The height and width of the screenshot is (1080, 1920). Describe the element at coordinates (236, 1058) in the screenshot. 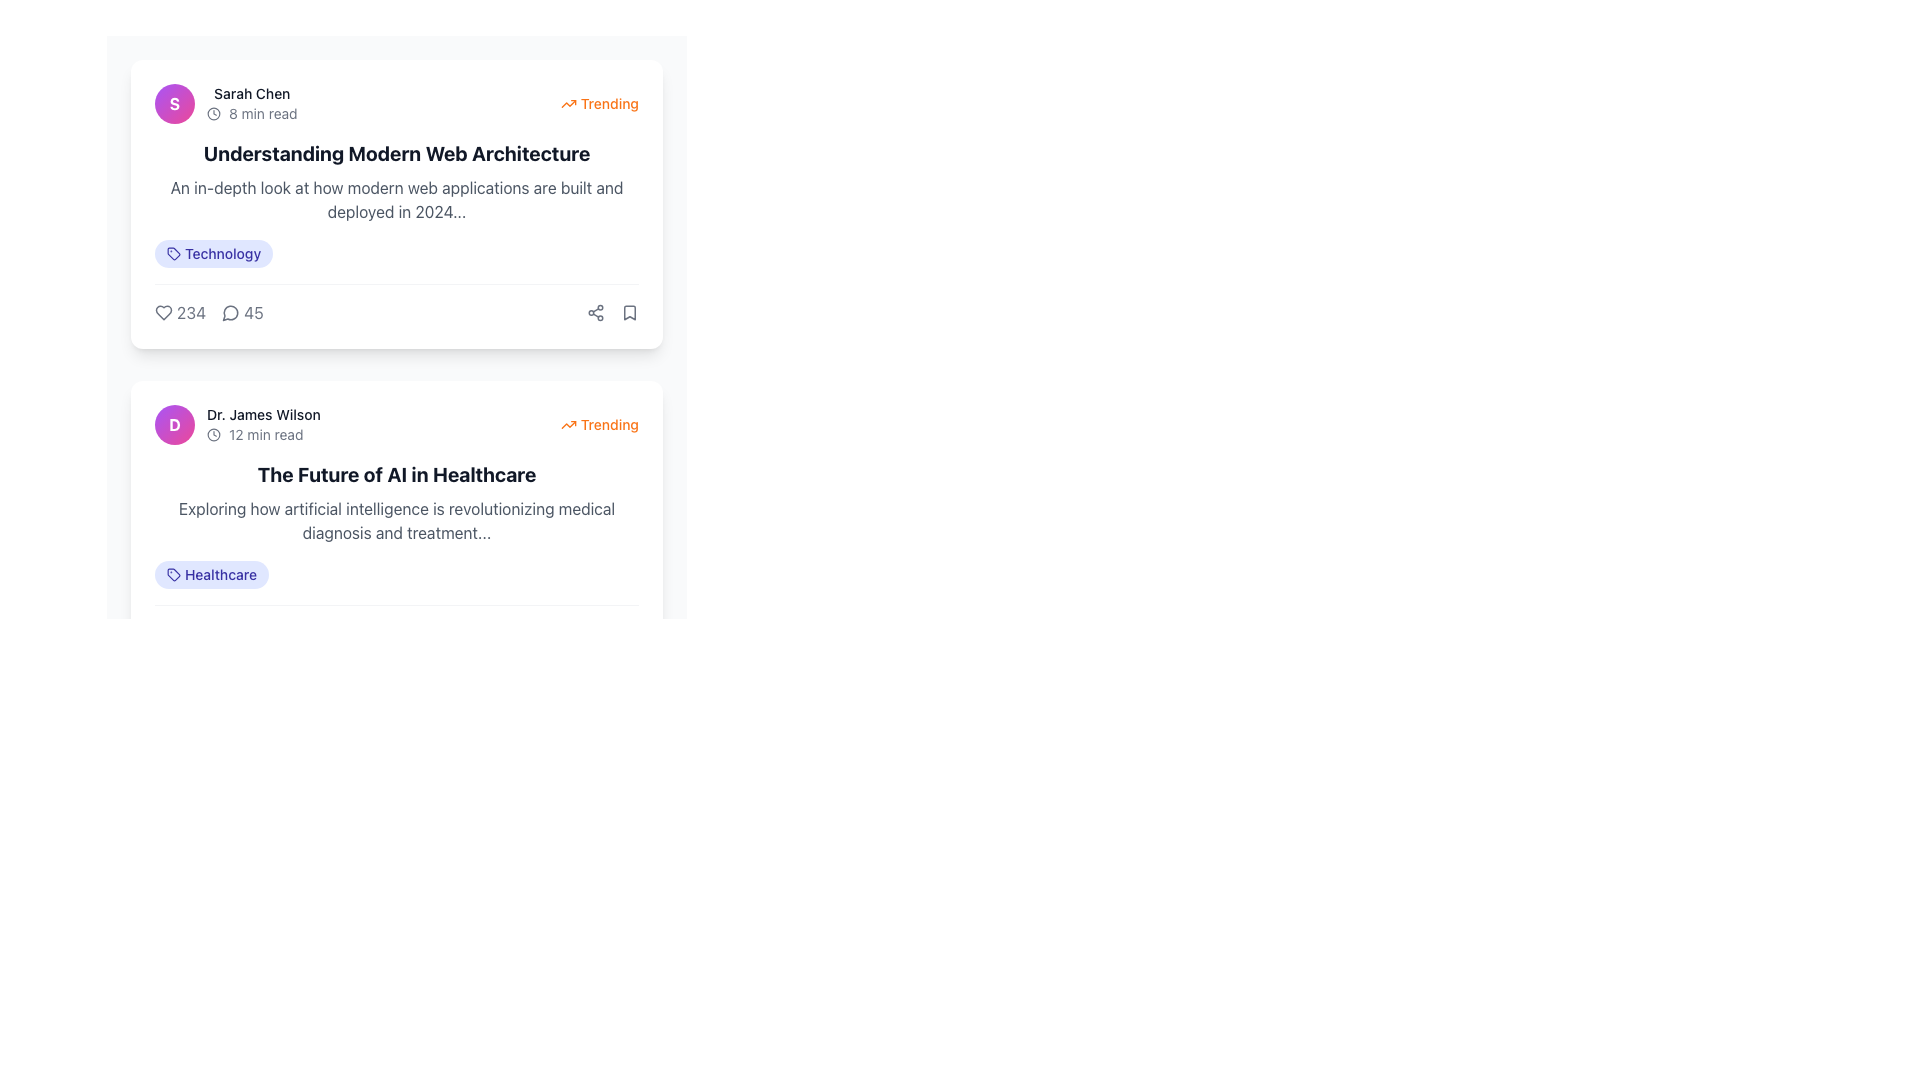

I see `the first button in the pagination control area, which is styled with a rounded shape and a white background` at that location.